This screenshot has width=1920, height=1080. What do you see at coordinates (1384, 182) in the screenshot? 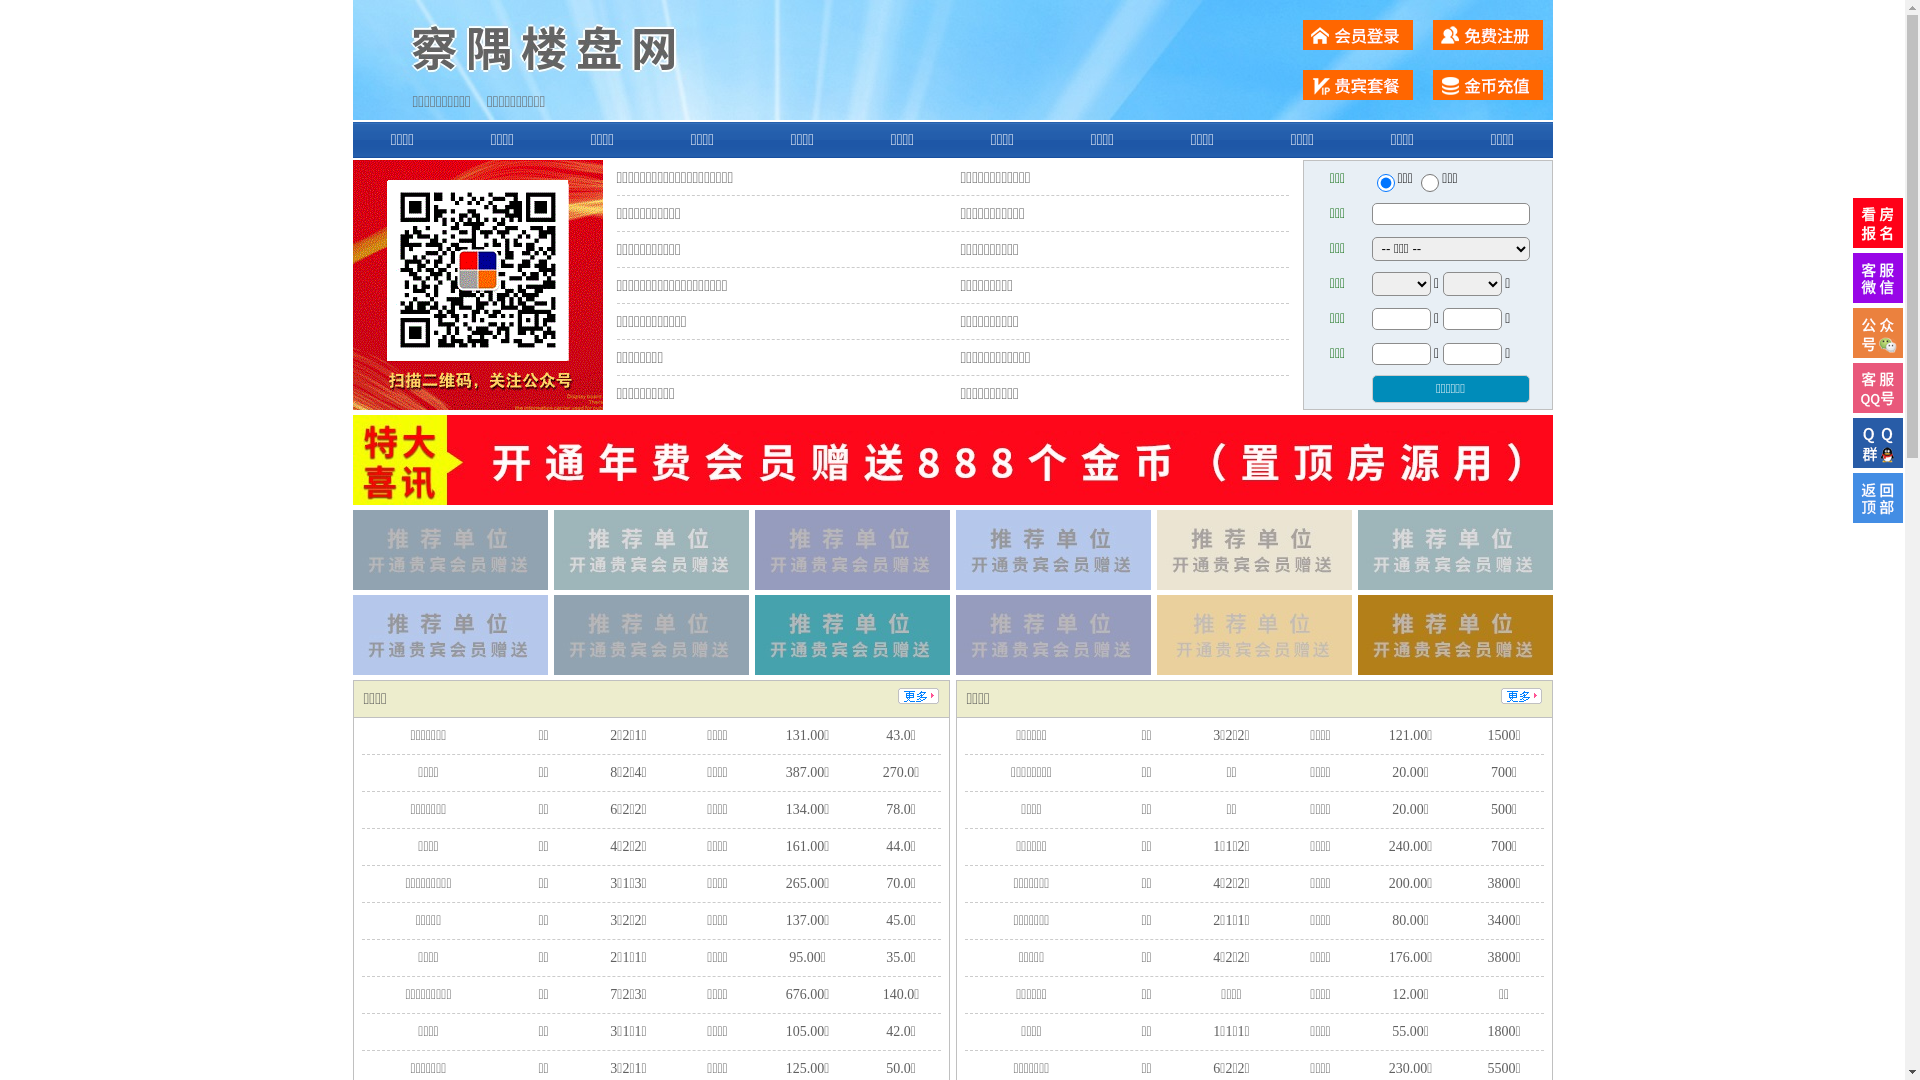
I see `'ershou'` at bounding box center [1384, 182].